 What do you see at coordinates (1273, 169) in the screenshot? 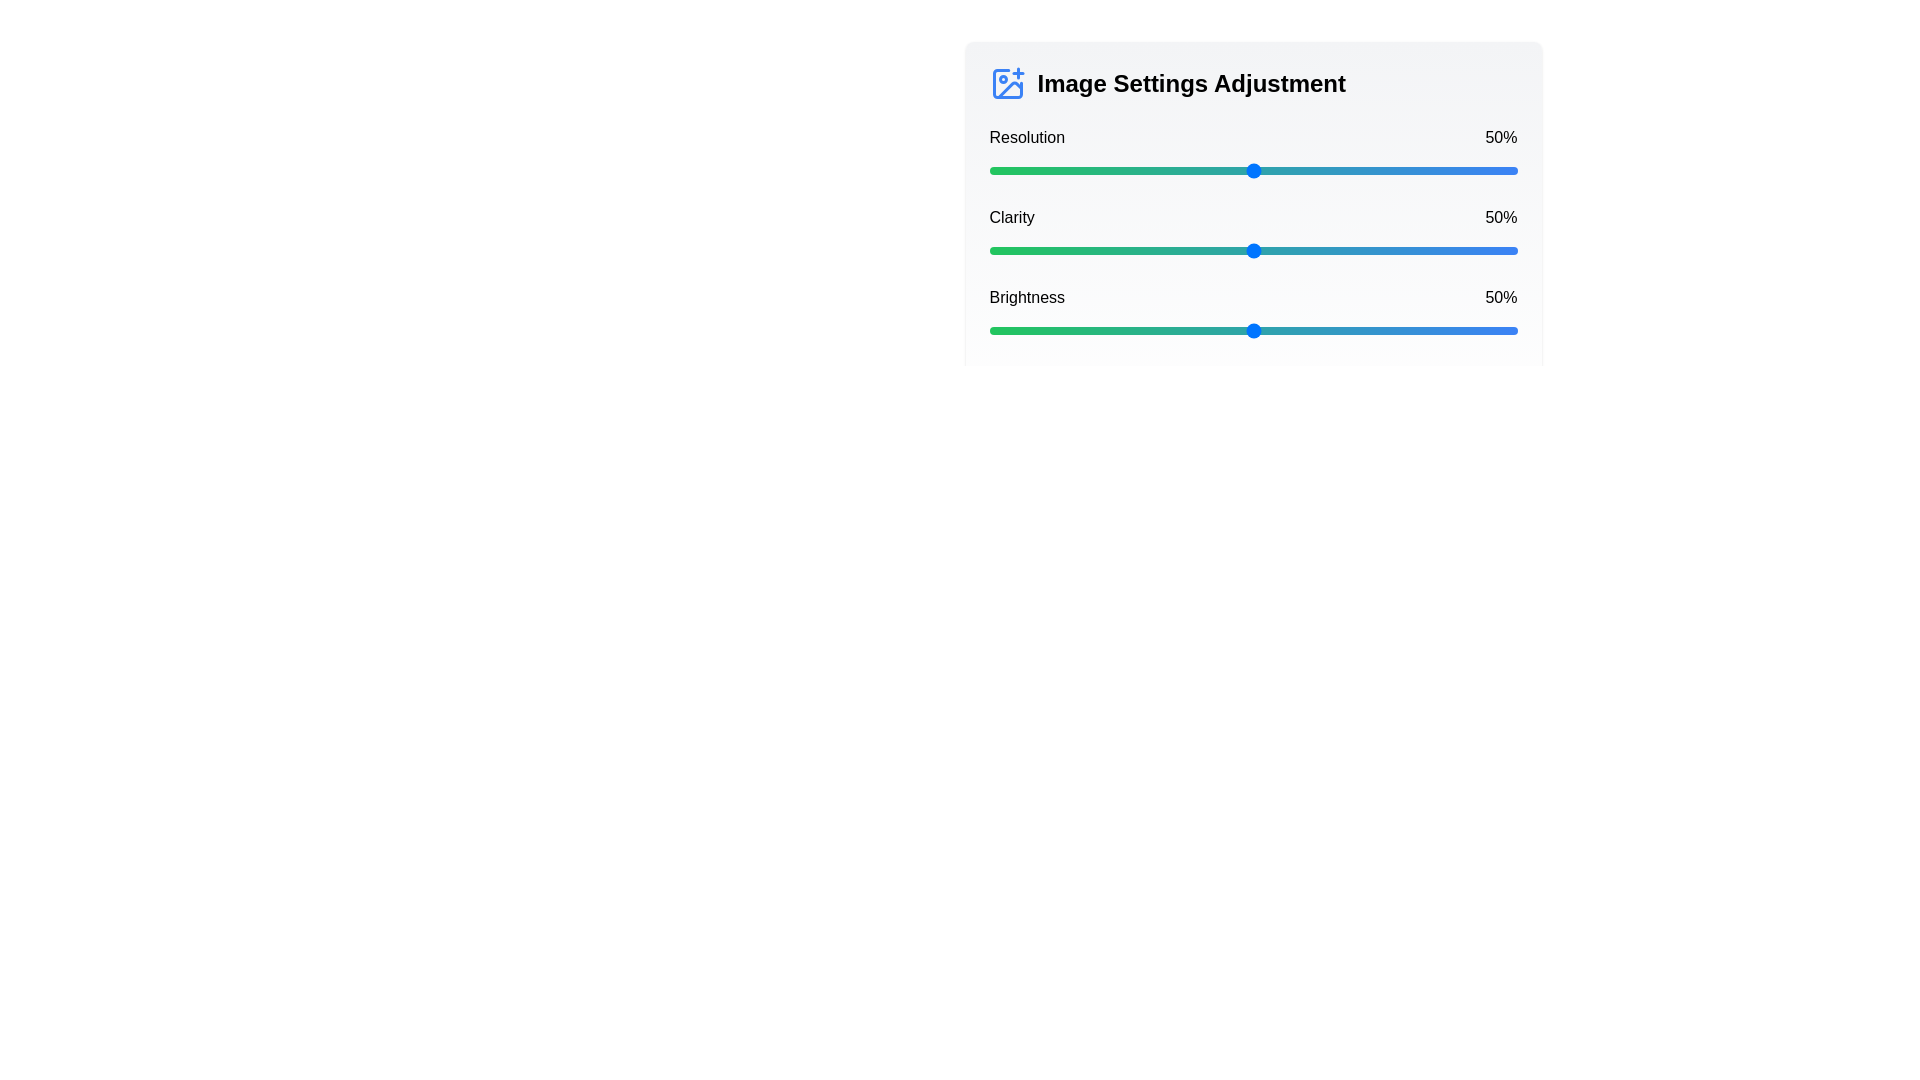
I see `the resolution slider to 54%` at bounding box center [1273, 169].